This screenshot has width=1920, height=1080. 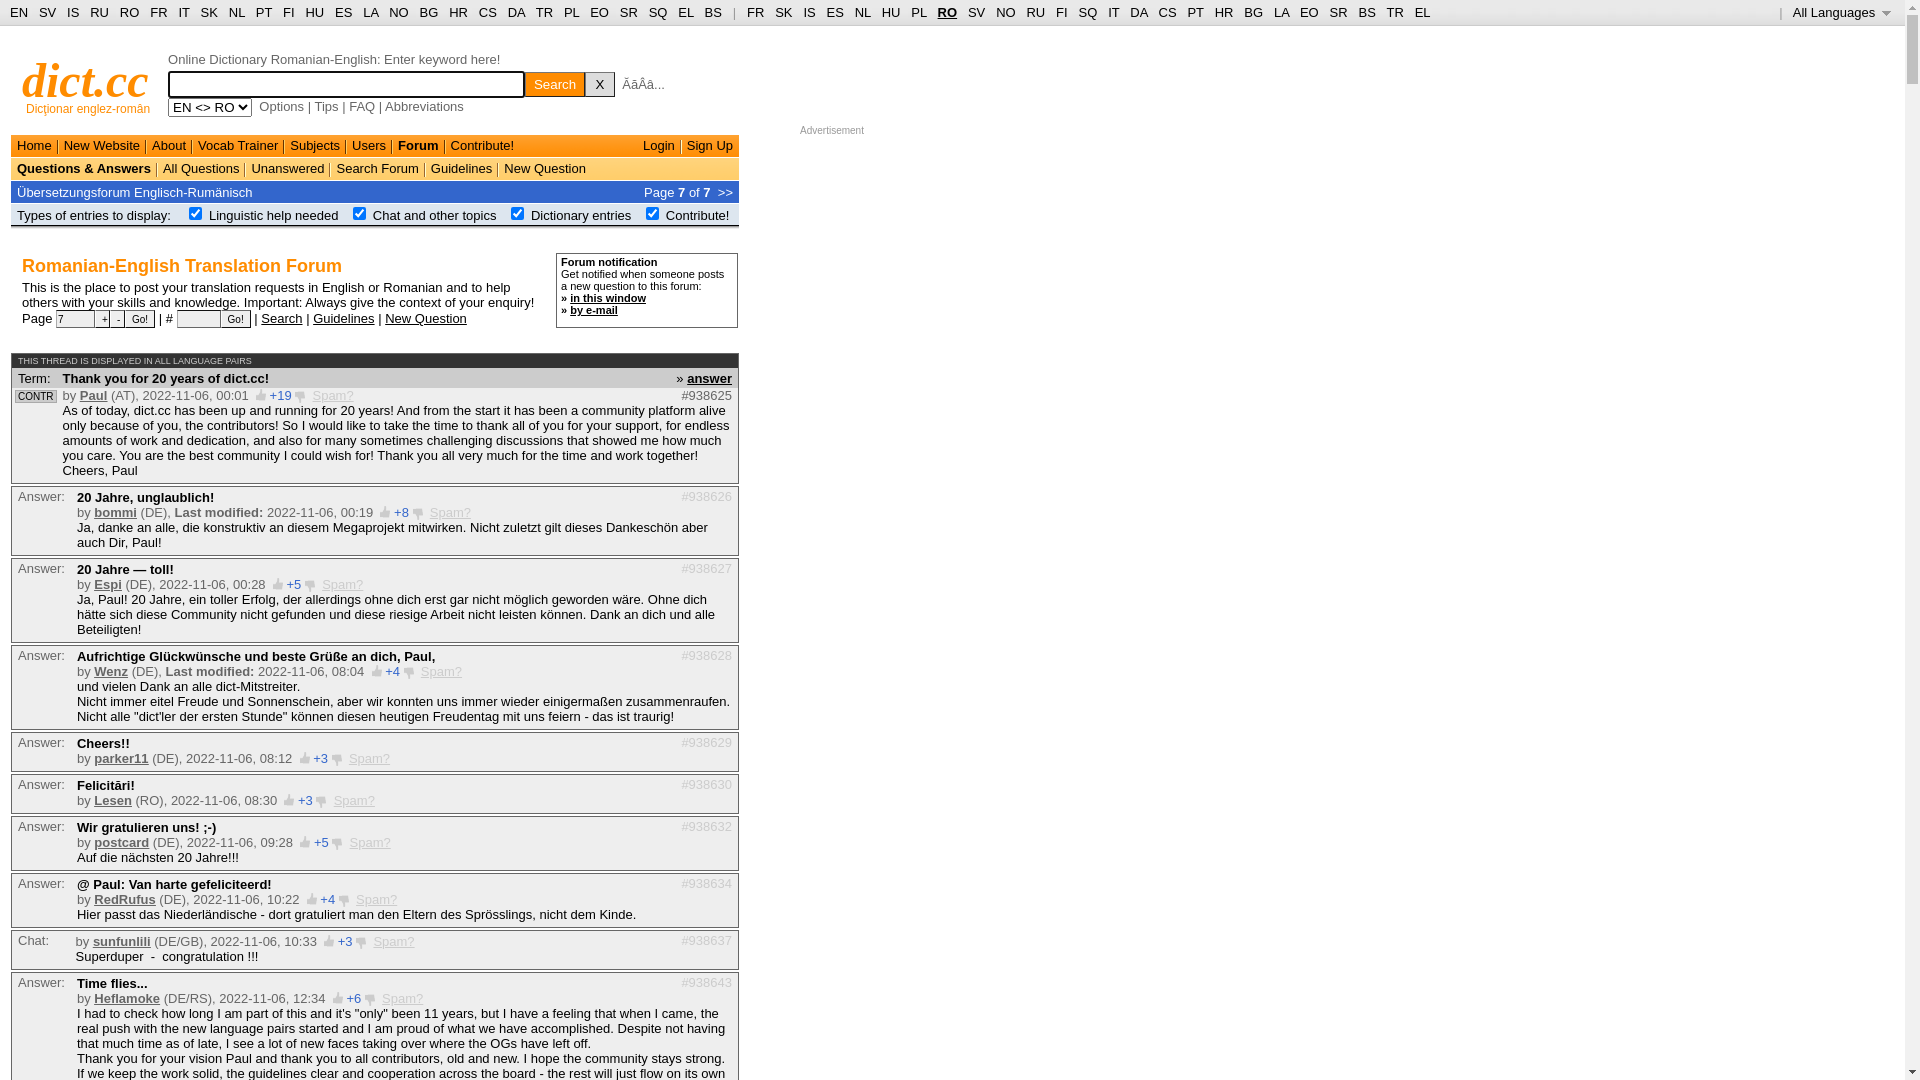 What do you see at coordinates (835, 12) in the screenshot?
I see `'ES'` at bounding box center [835, 12].